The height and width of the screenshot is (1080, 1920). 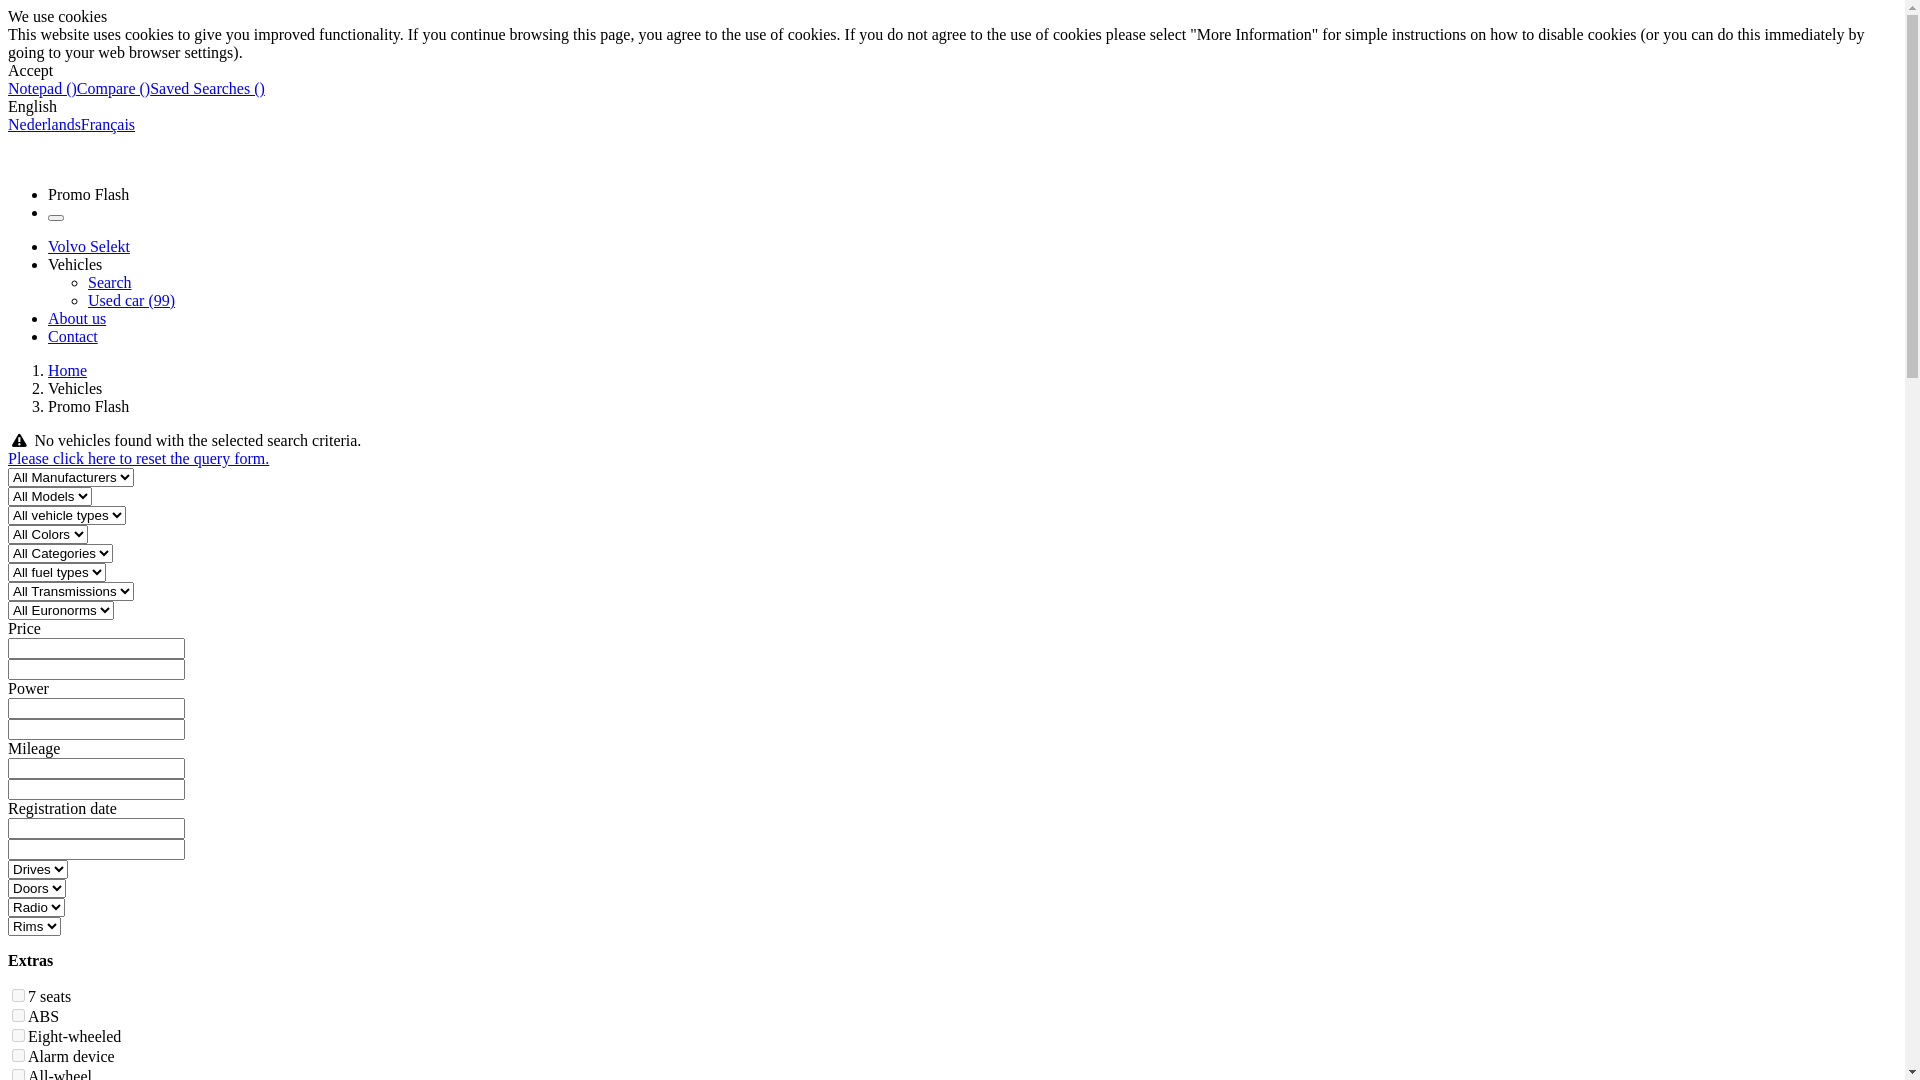 I want to click on 'Vehicles', so click(x=48, y=388).